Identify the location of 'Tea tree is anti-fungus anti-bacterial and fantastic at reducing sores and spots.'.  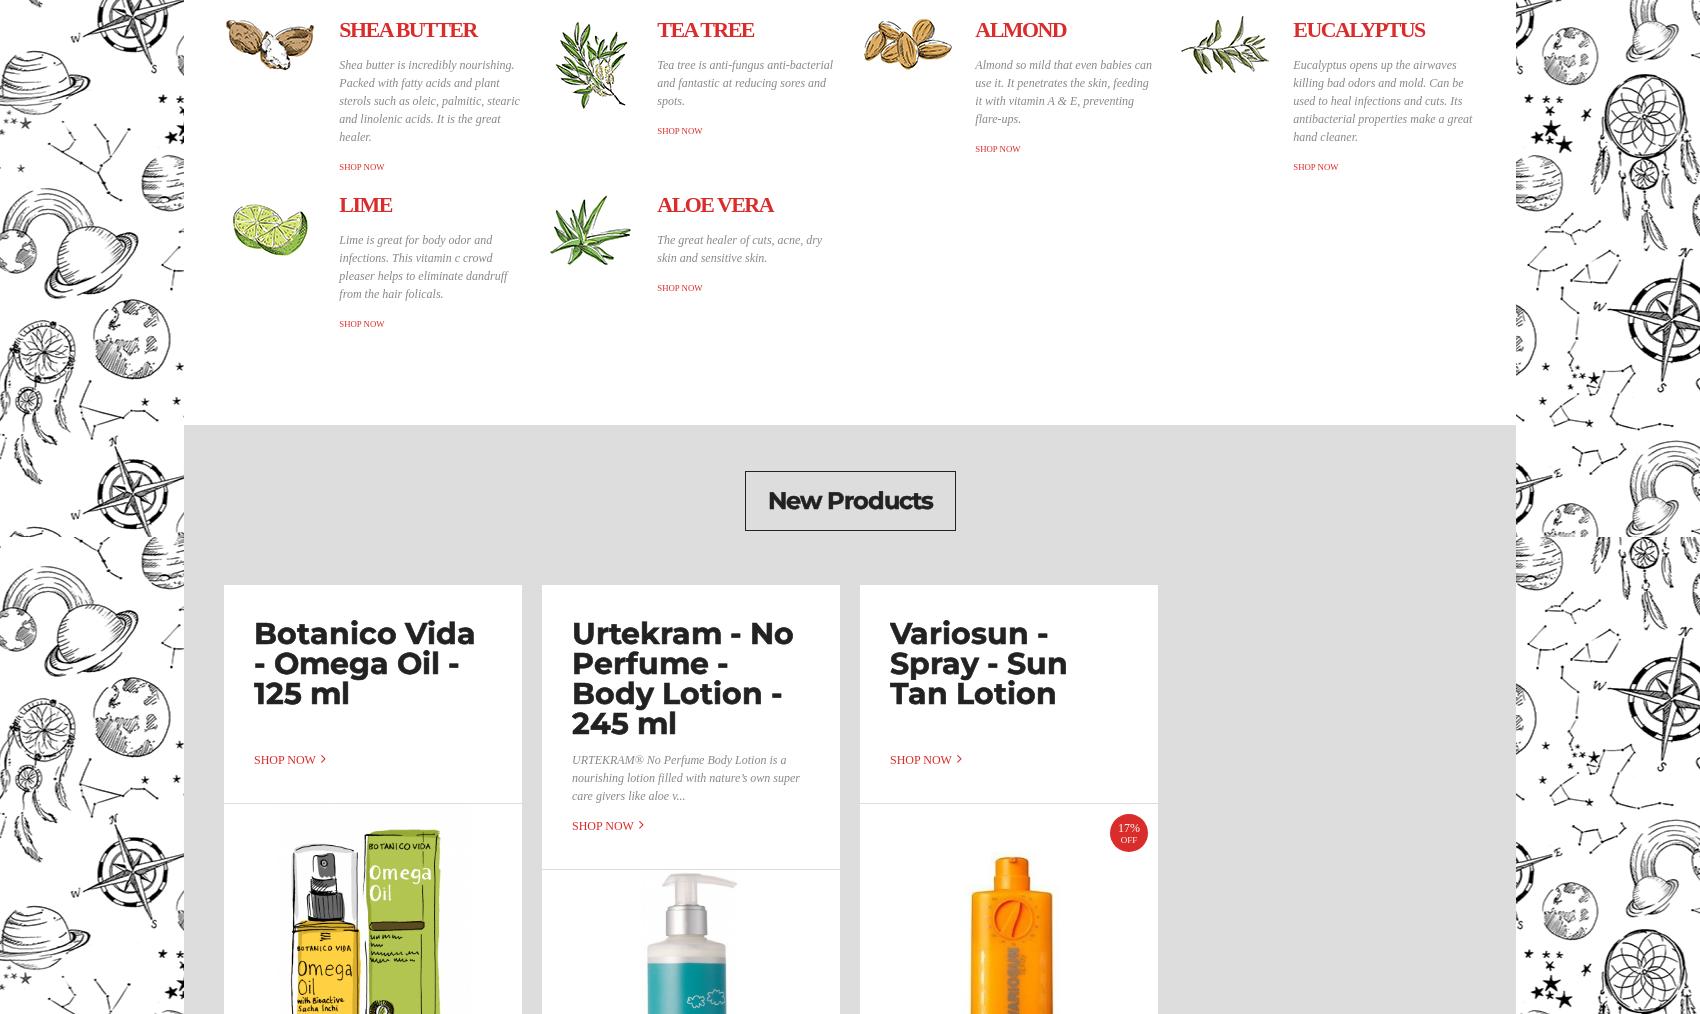
(744, 81).